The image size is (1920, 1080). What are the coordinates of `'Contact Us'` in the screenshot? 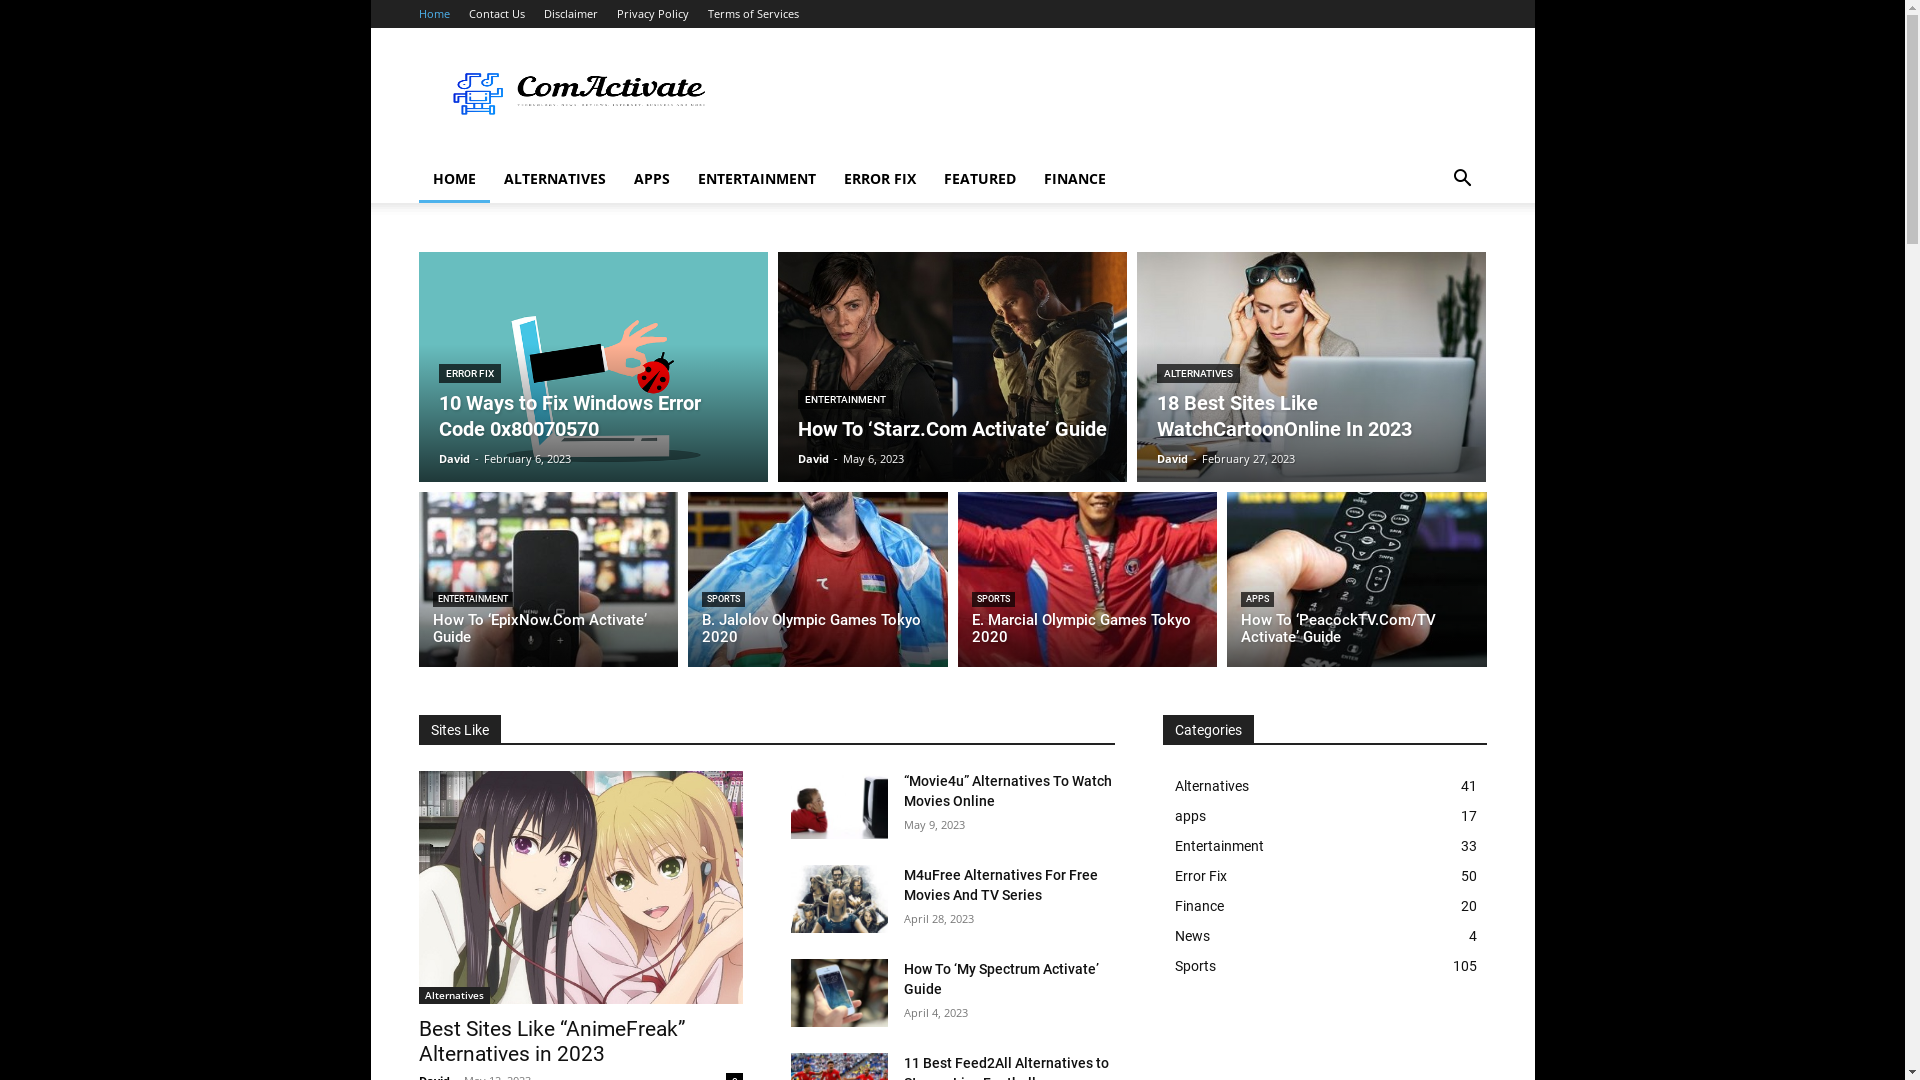 It's located at (495, 13).